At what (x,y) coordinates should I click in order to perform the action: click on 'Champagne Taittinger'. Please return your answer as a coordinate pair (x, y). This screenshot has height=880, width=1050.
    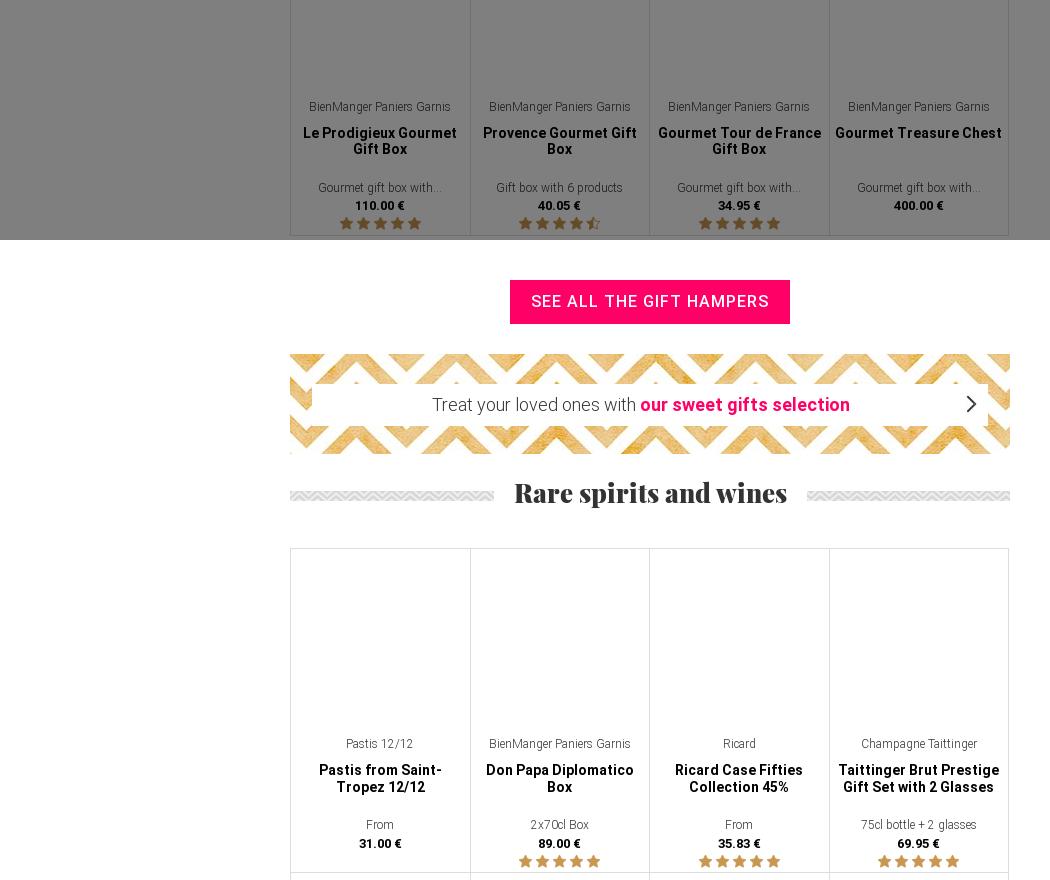
    Looking at the image, I should click on (918, 743).